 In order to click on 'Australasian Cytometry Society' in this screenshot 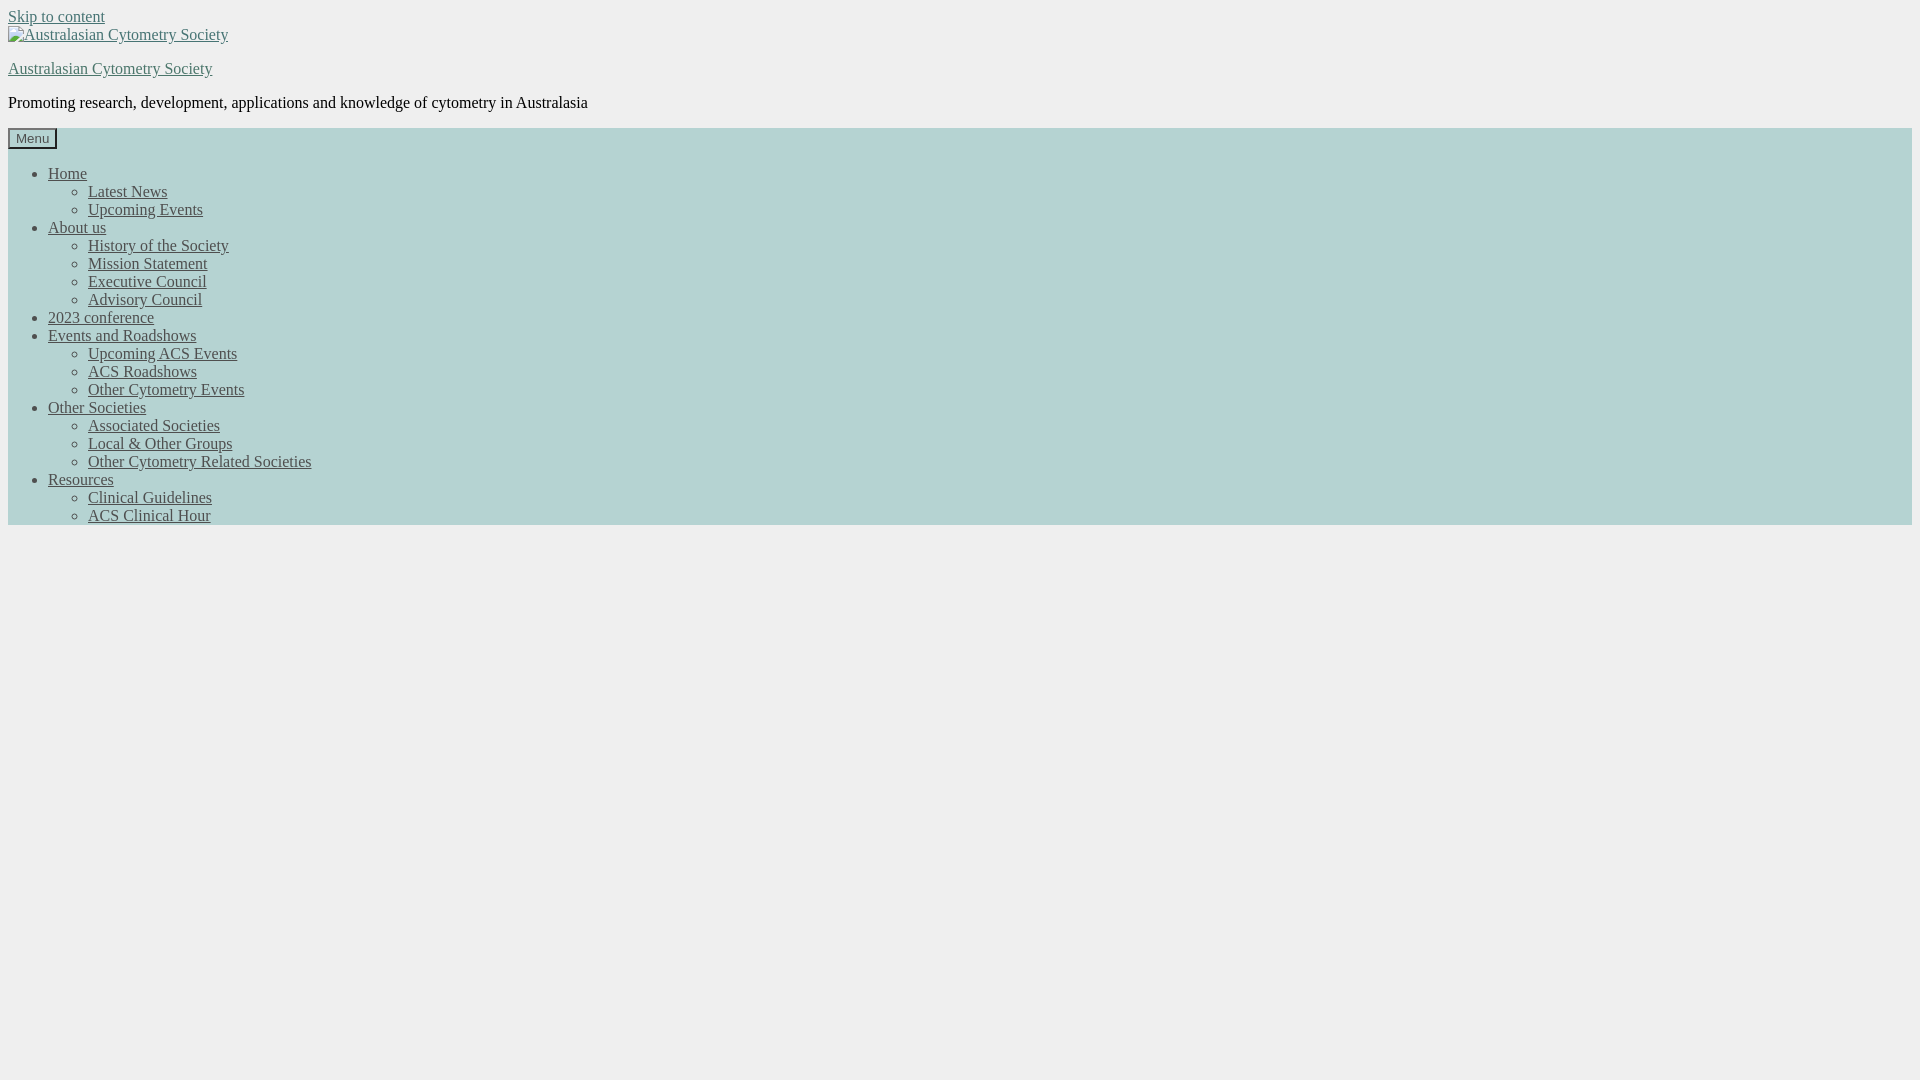, I will do `click(109, 67)`.